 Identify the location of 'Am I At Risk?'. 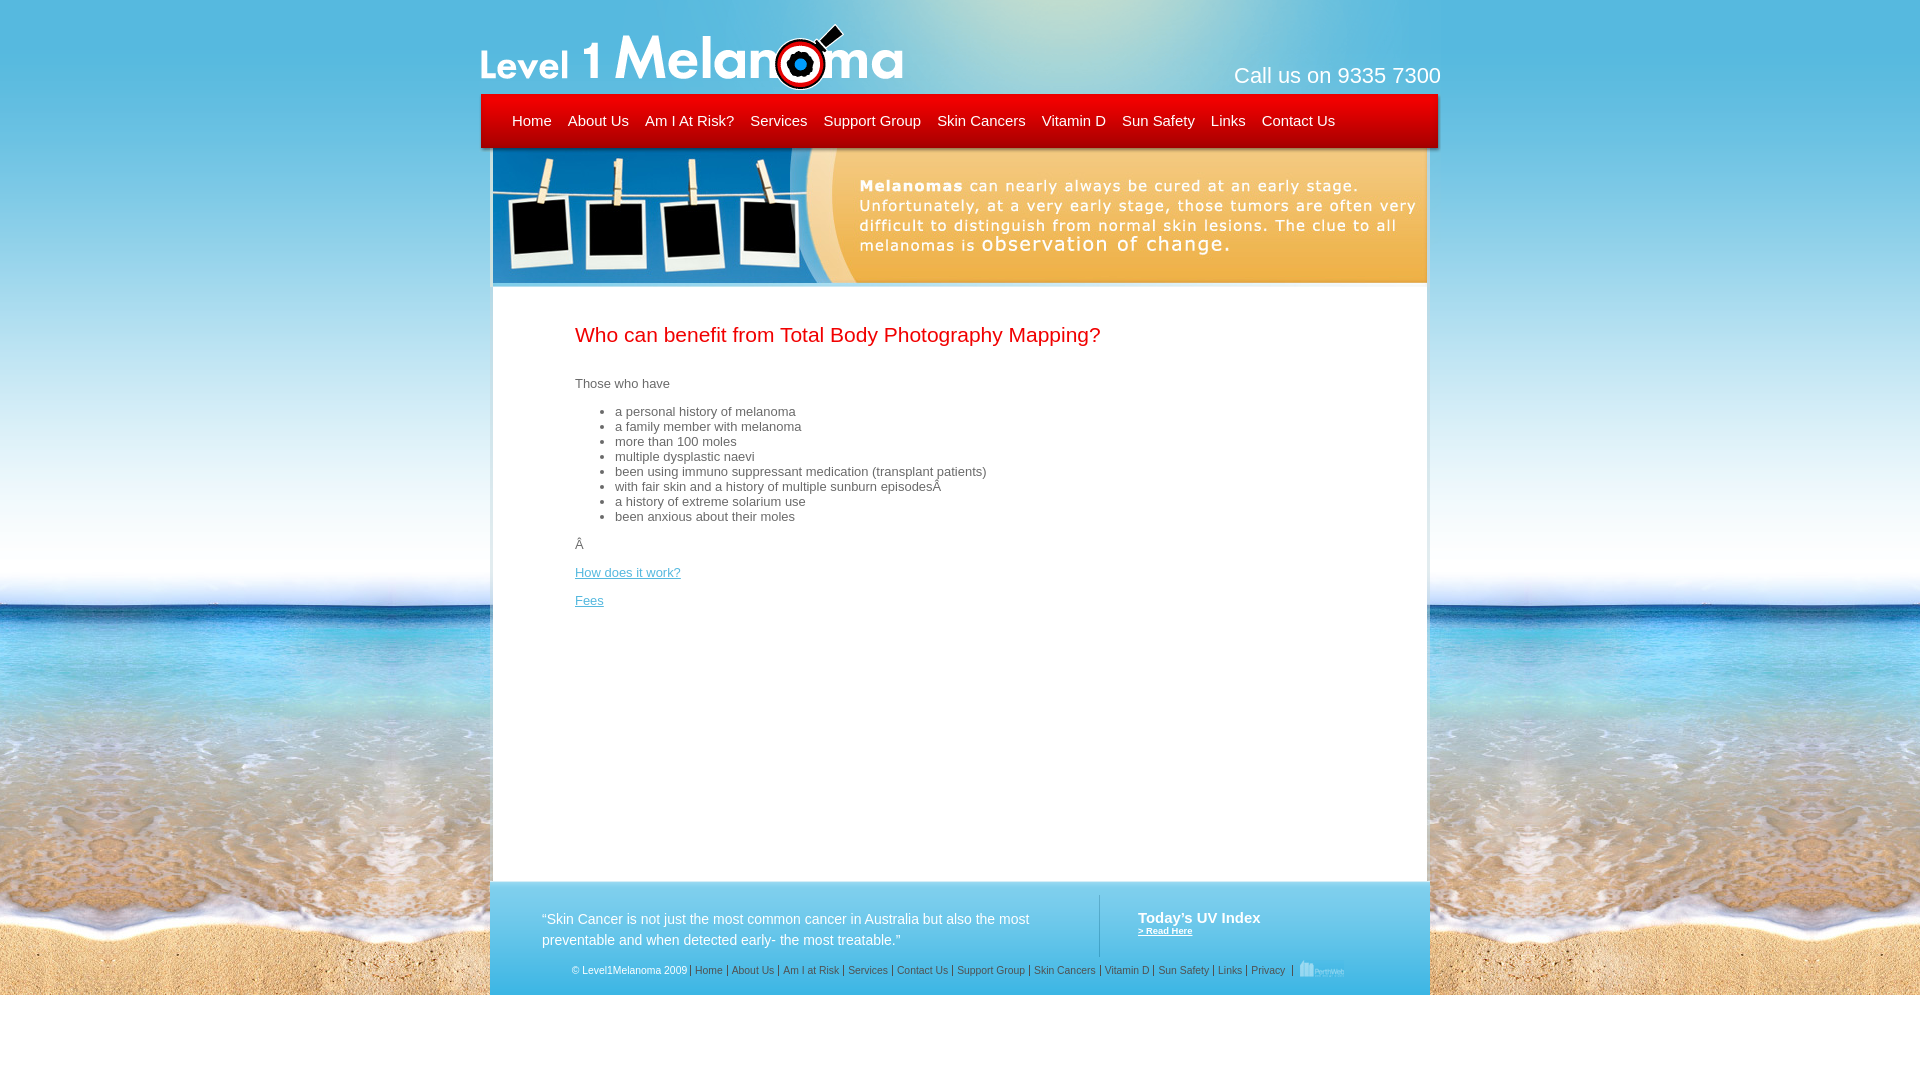
(689, 120).